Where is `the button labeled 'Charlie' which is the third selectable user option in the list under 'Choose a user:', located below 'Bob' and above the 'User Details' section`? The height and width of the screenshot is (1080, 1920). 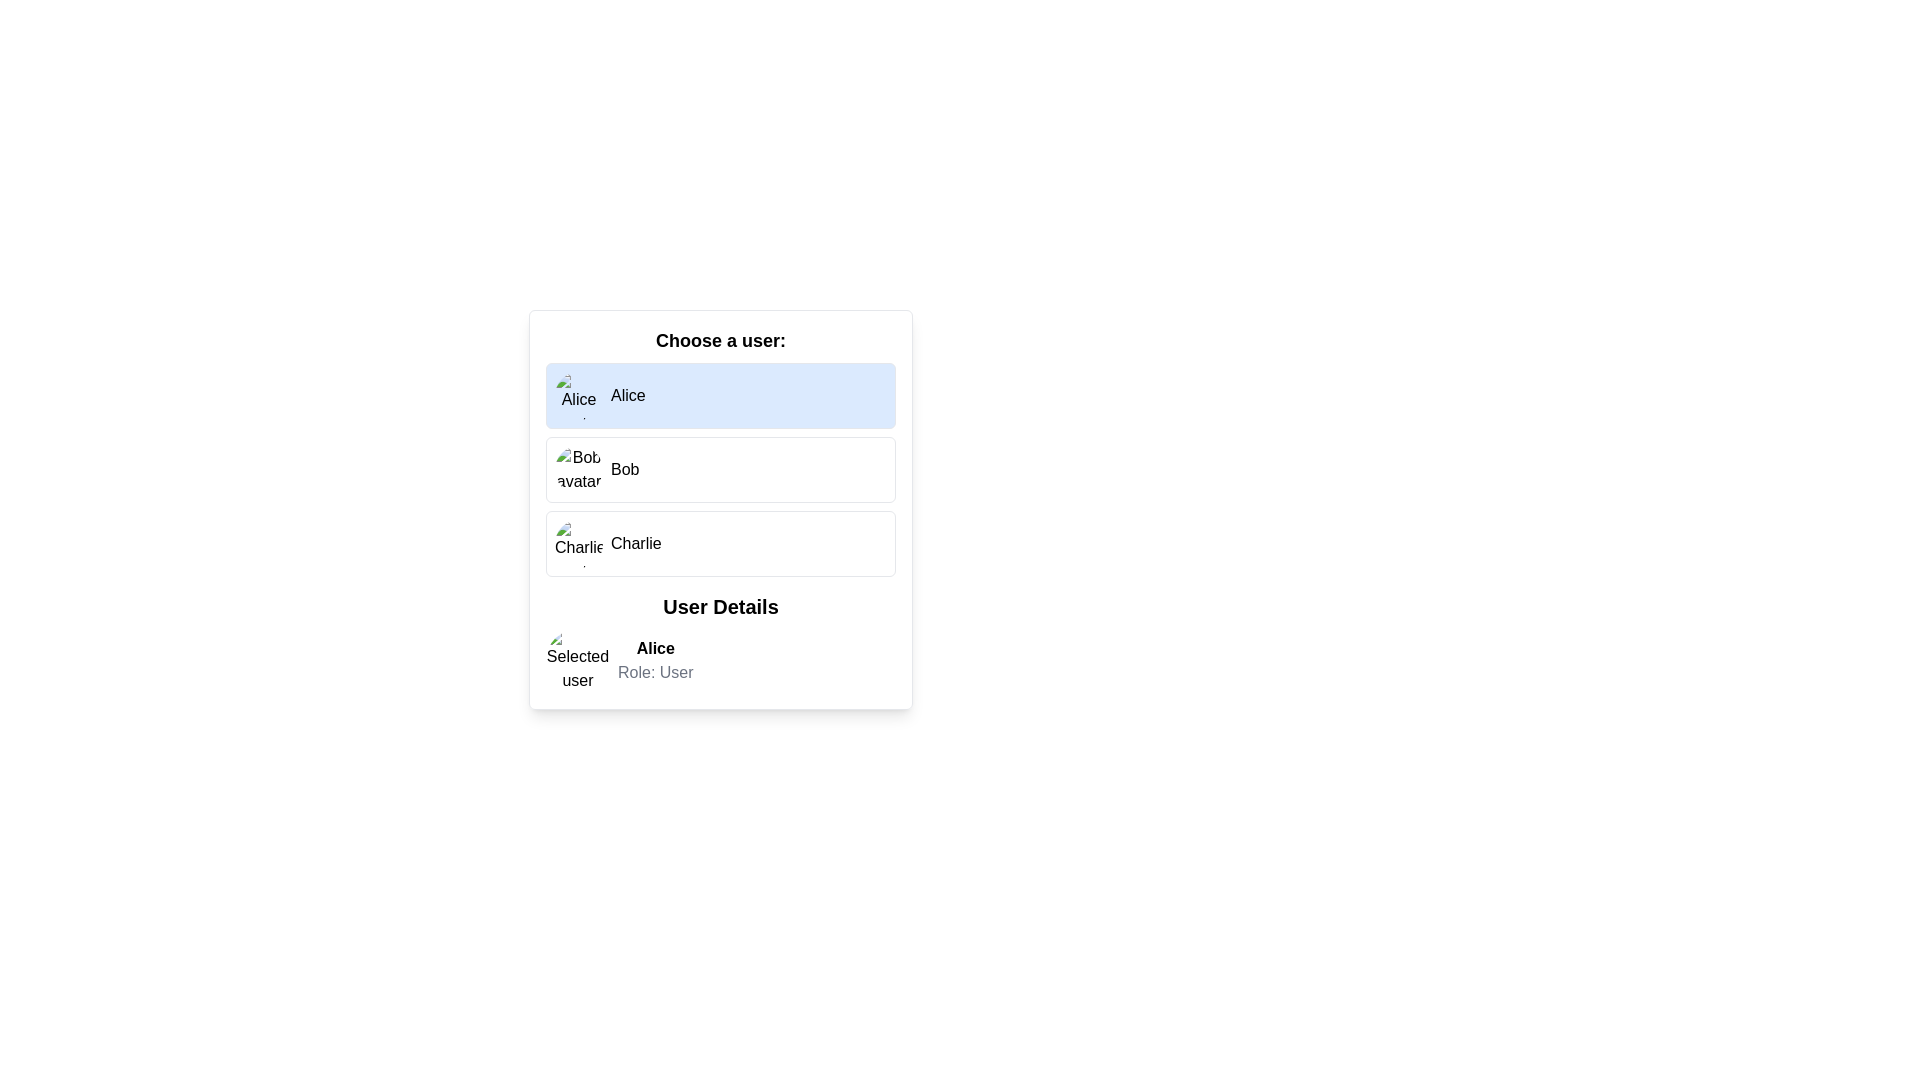
the button labeled 'Charlie' which is the third selectable user option in the list under 'Choose a user:', located below 'Bob' and above the 'User Details' section is located at coordinates (720, 543).